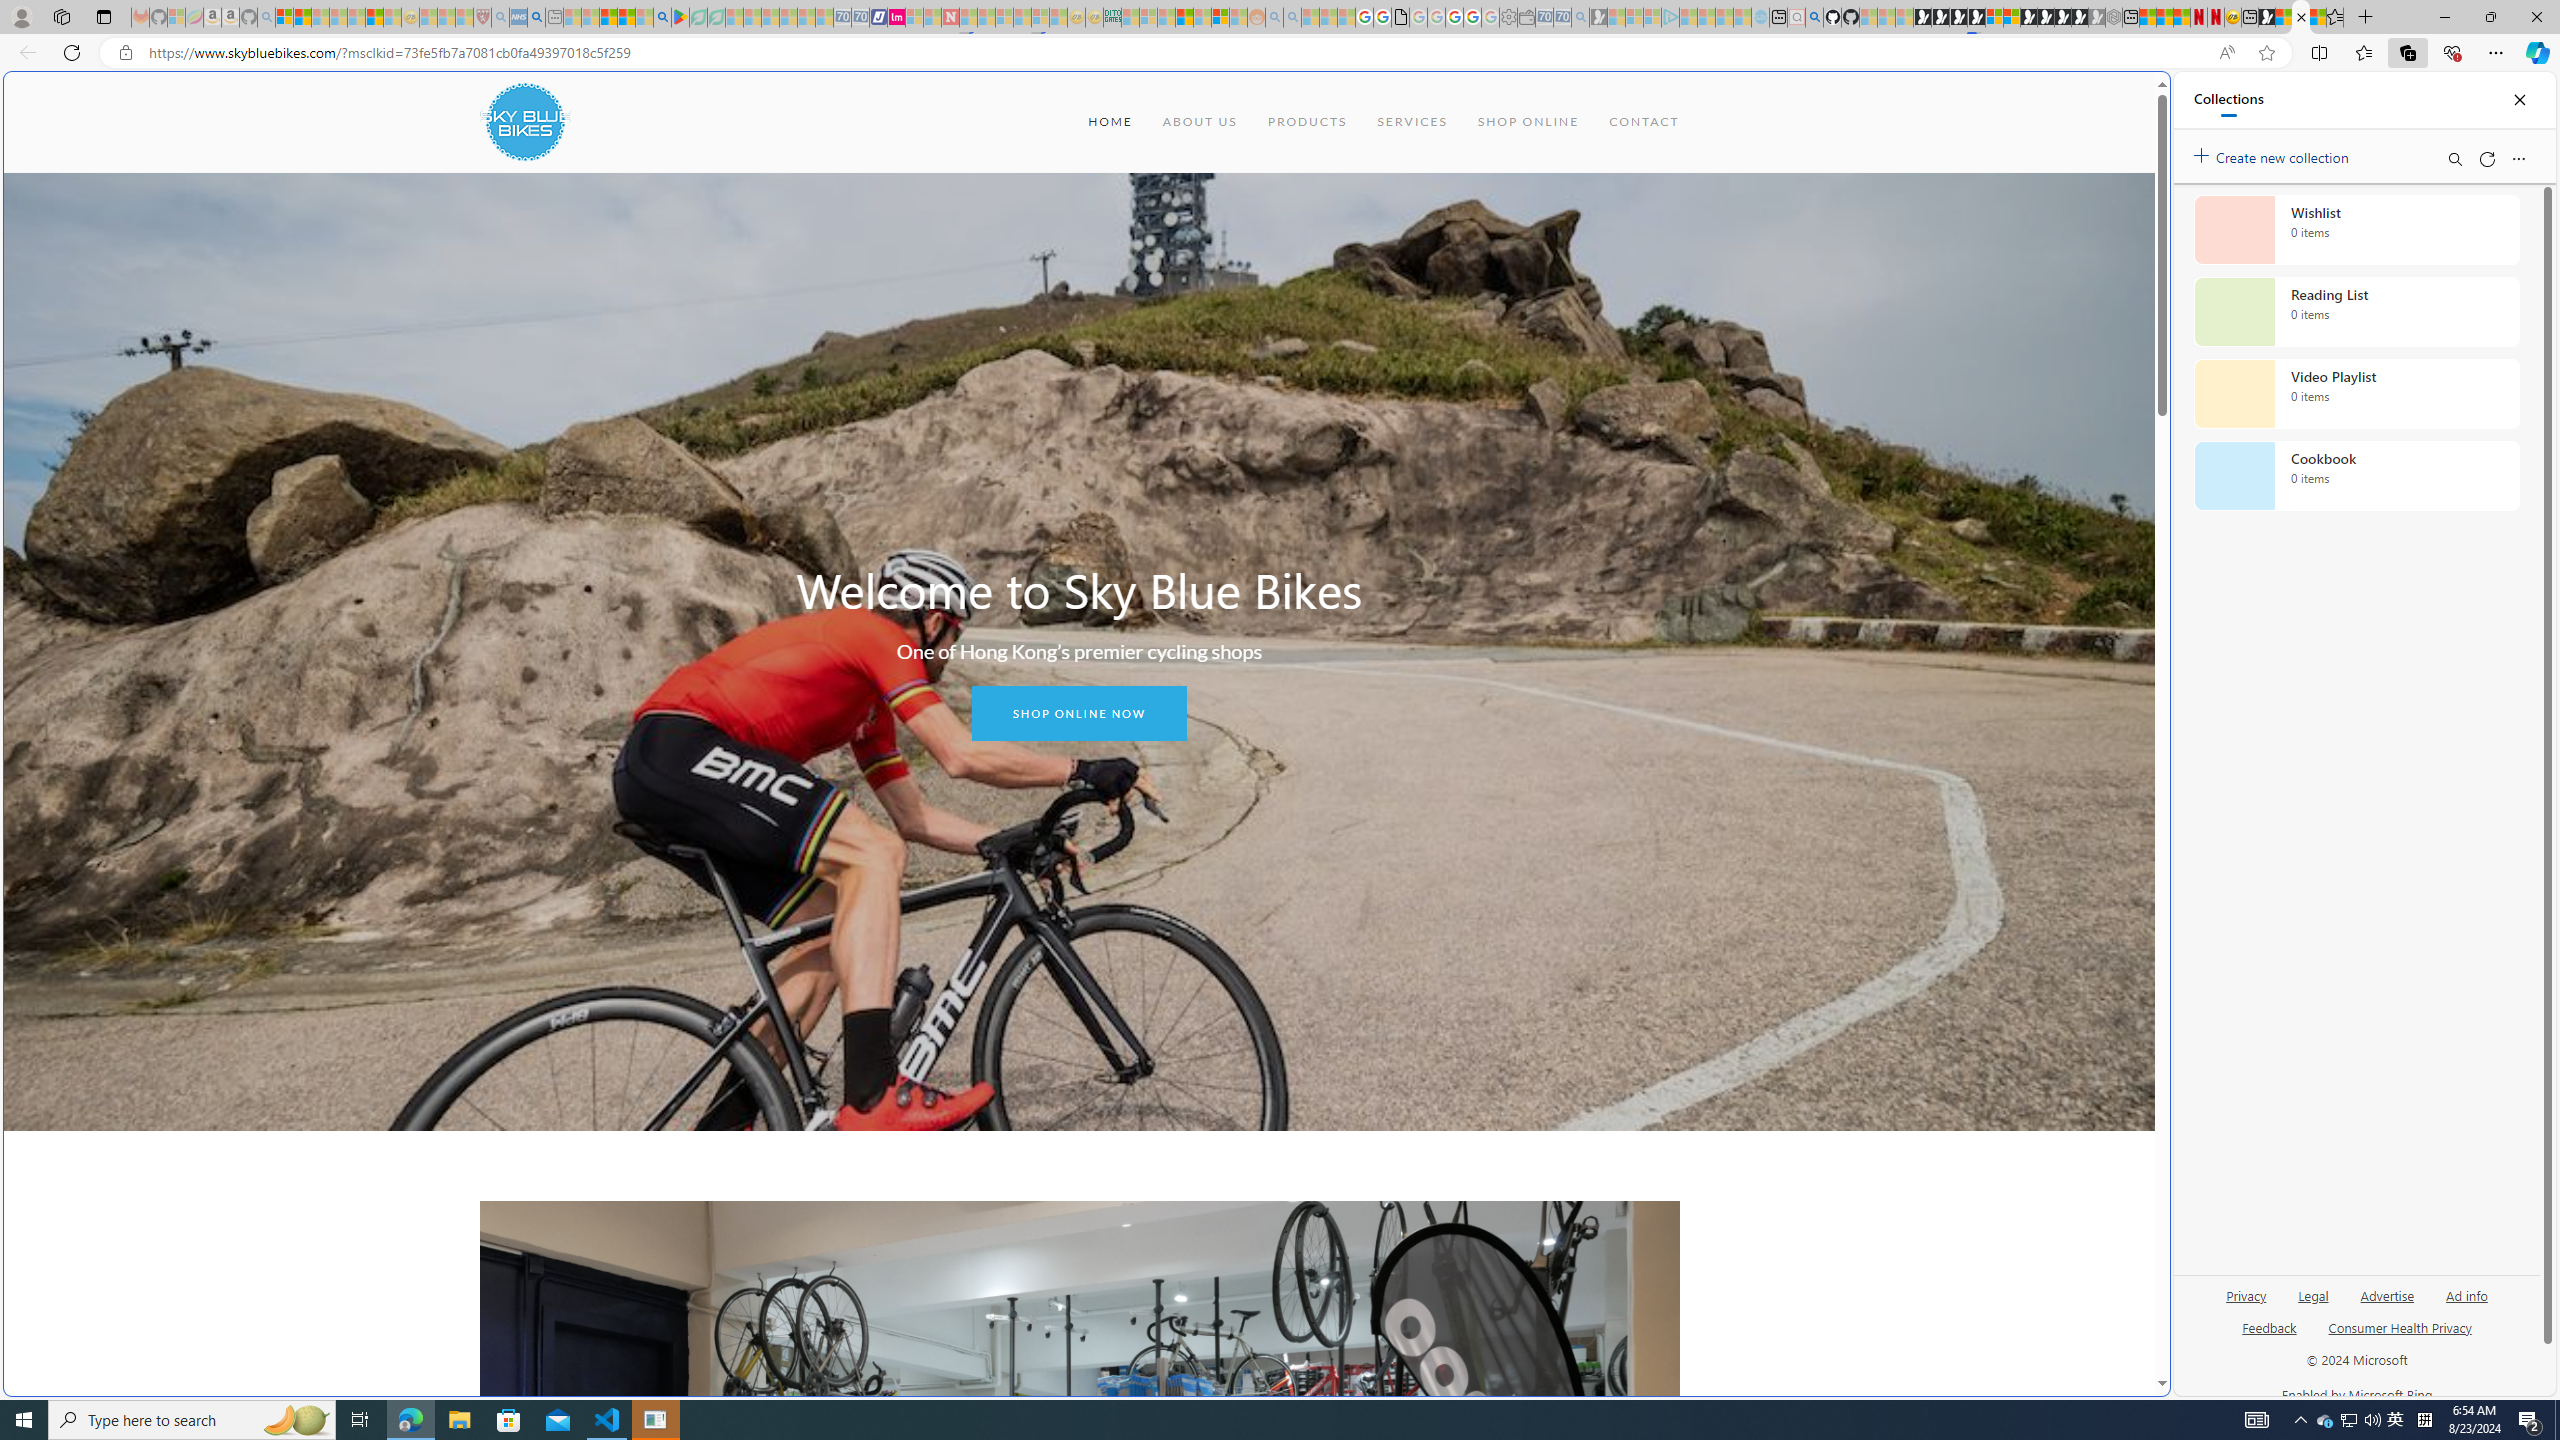 This screenshot has height=1440, width=2560. I want to click on 'Close split screen', so click(2123, 100).